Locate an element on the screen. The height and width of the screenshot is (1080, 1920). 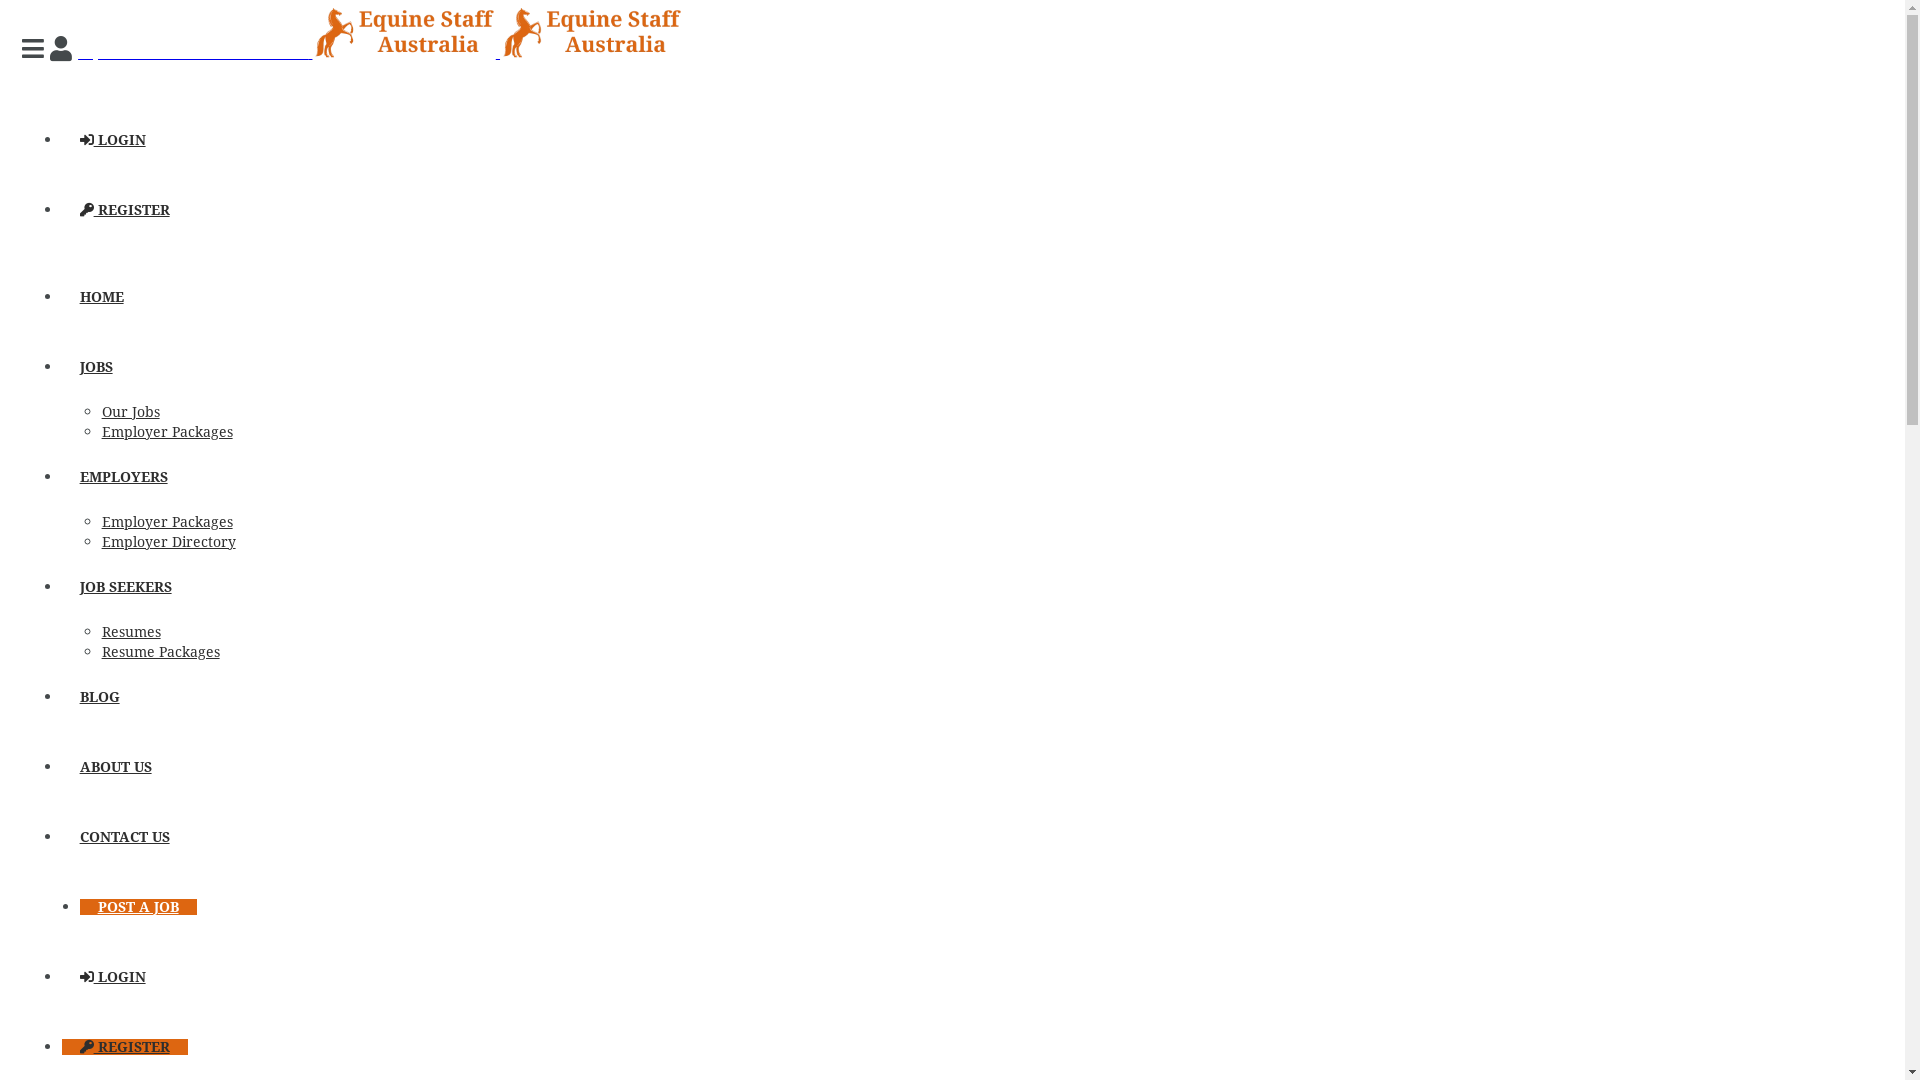
'REGISTER' is located at coordinates (123, 209).